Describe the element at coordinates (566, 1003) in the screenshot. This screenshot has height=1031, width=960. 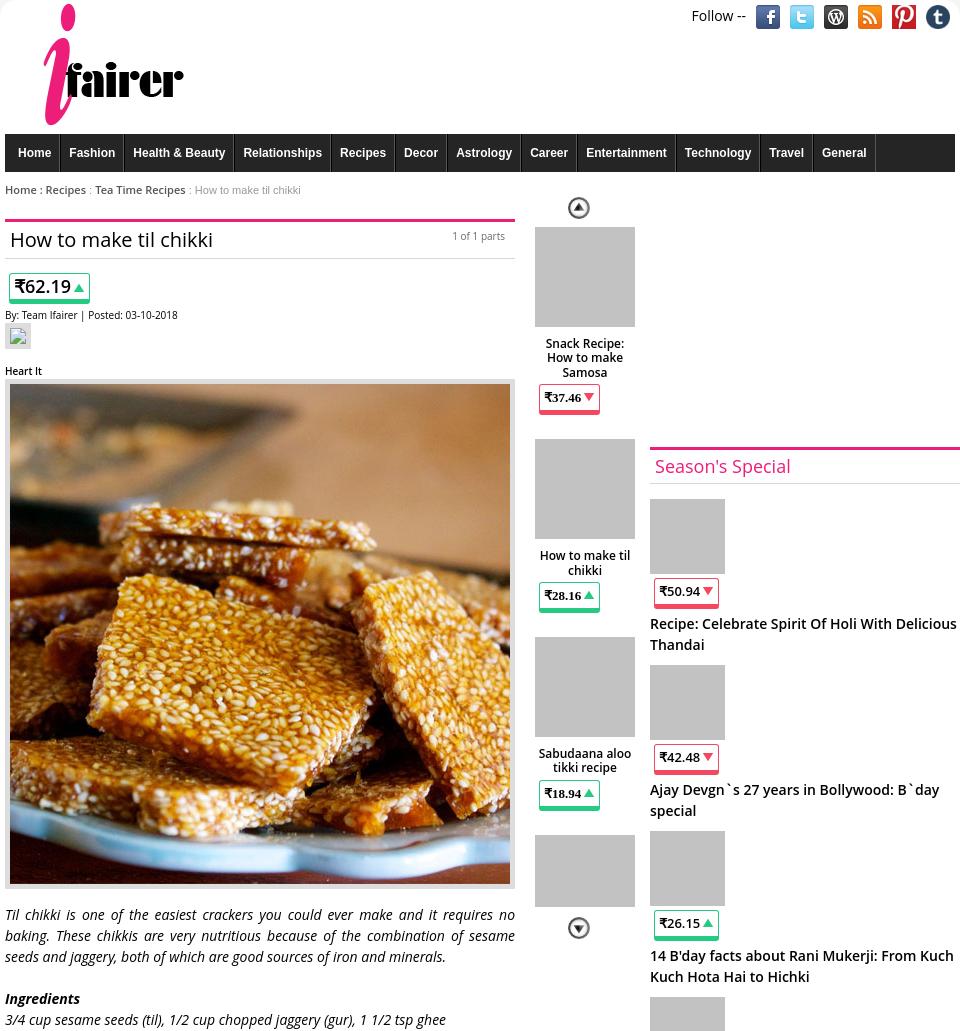
I see `'33.41'` at that location.